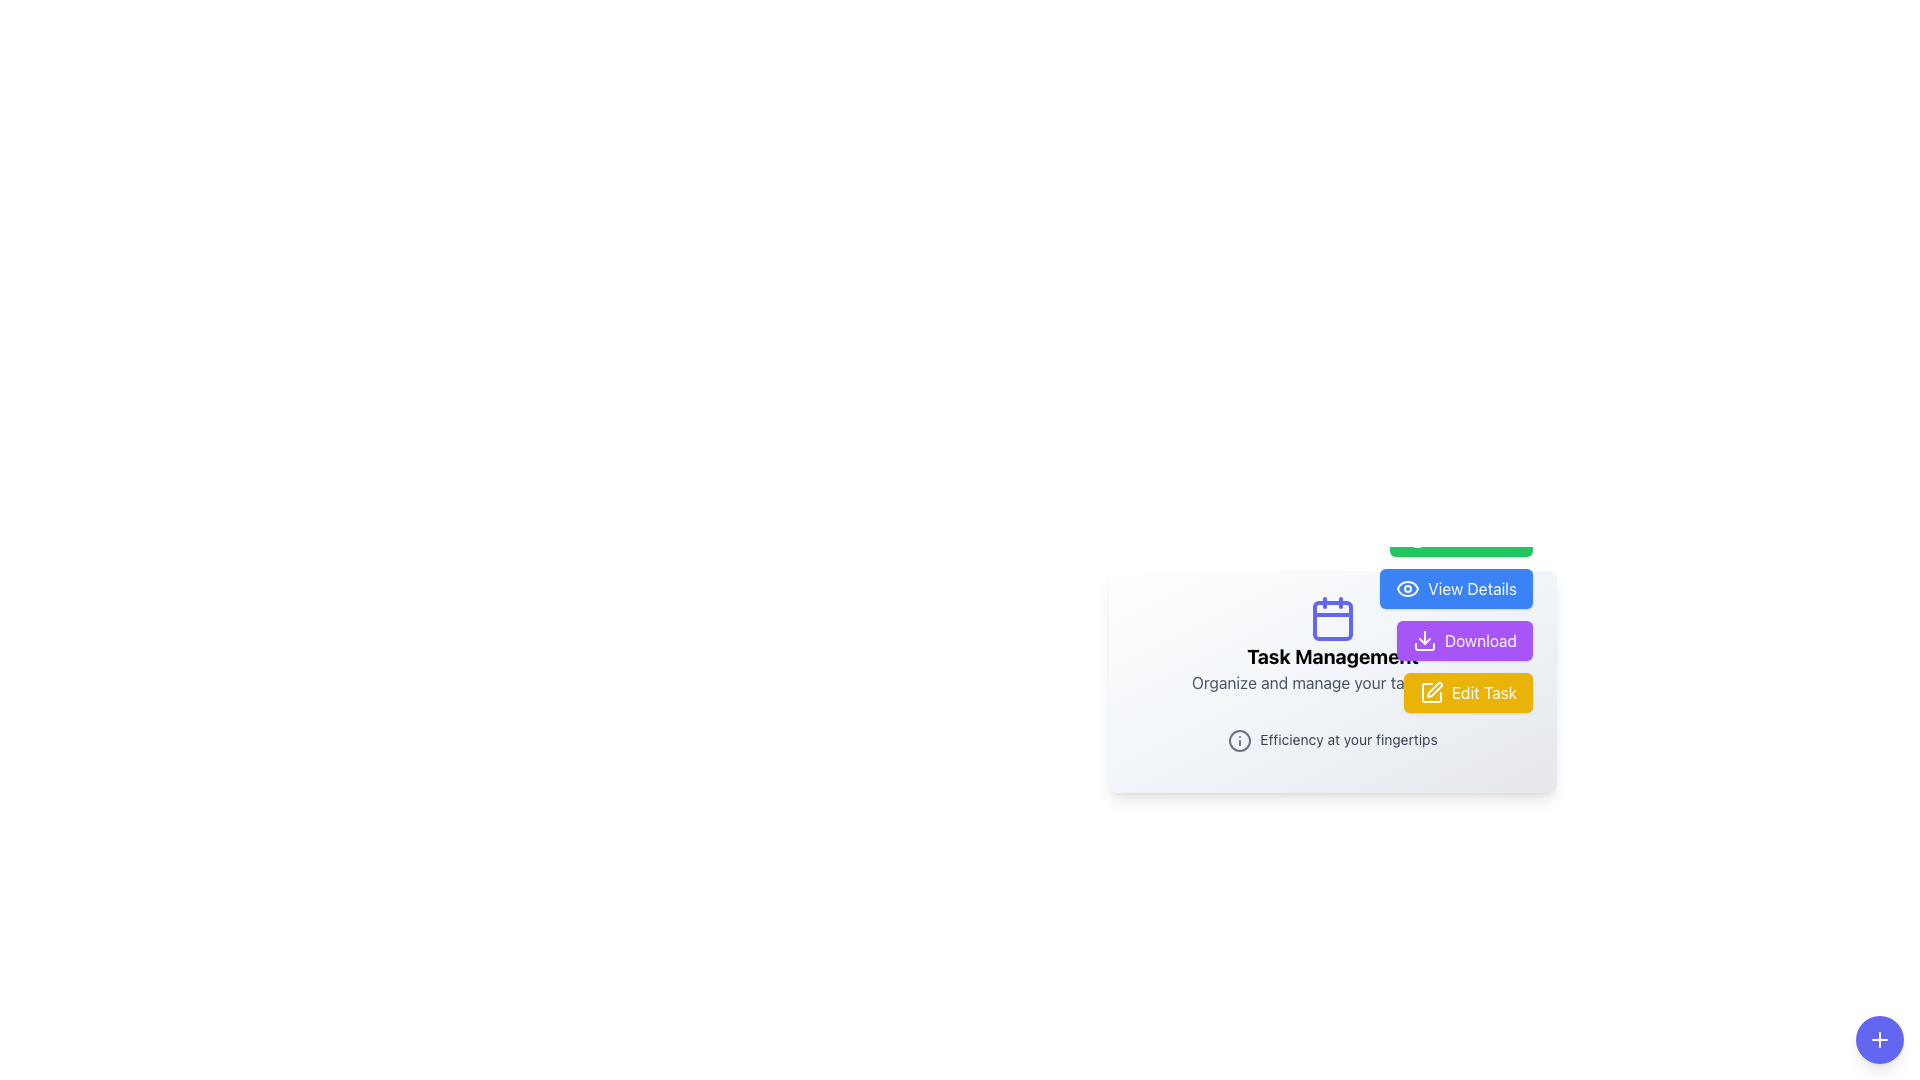  Describe the element at coordinates (1464, 640) in the screenshot. I see `the 'Download' button` at that location.